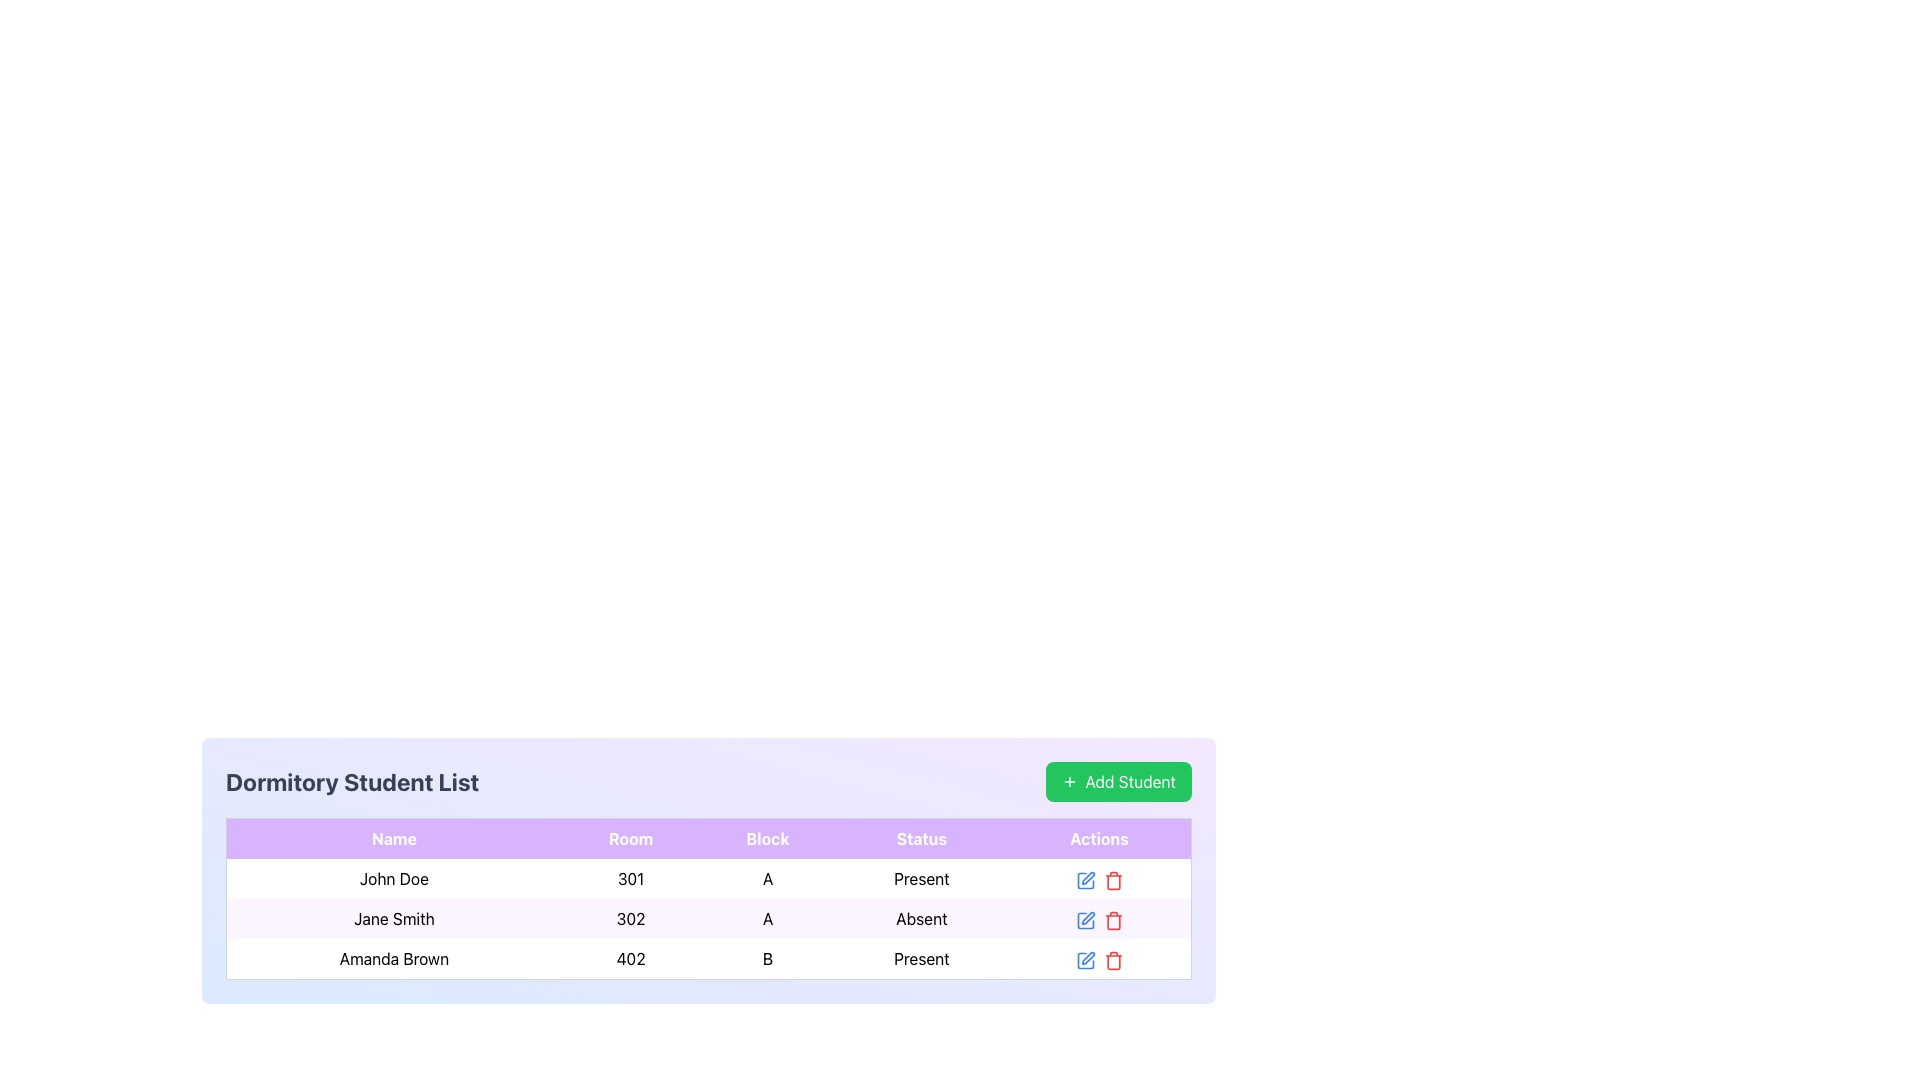 The height and width of the screenshot is (1080, 1920). Describe the element at coordinates (1087, 877) in the screenshot. I see `the Icon button in the Actions column of the first row corresponding to 'John Doe'` at that location.